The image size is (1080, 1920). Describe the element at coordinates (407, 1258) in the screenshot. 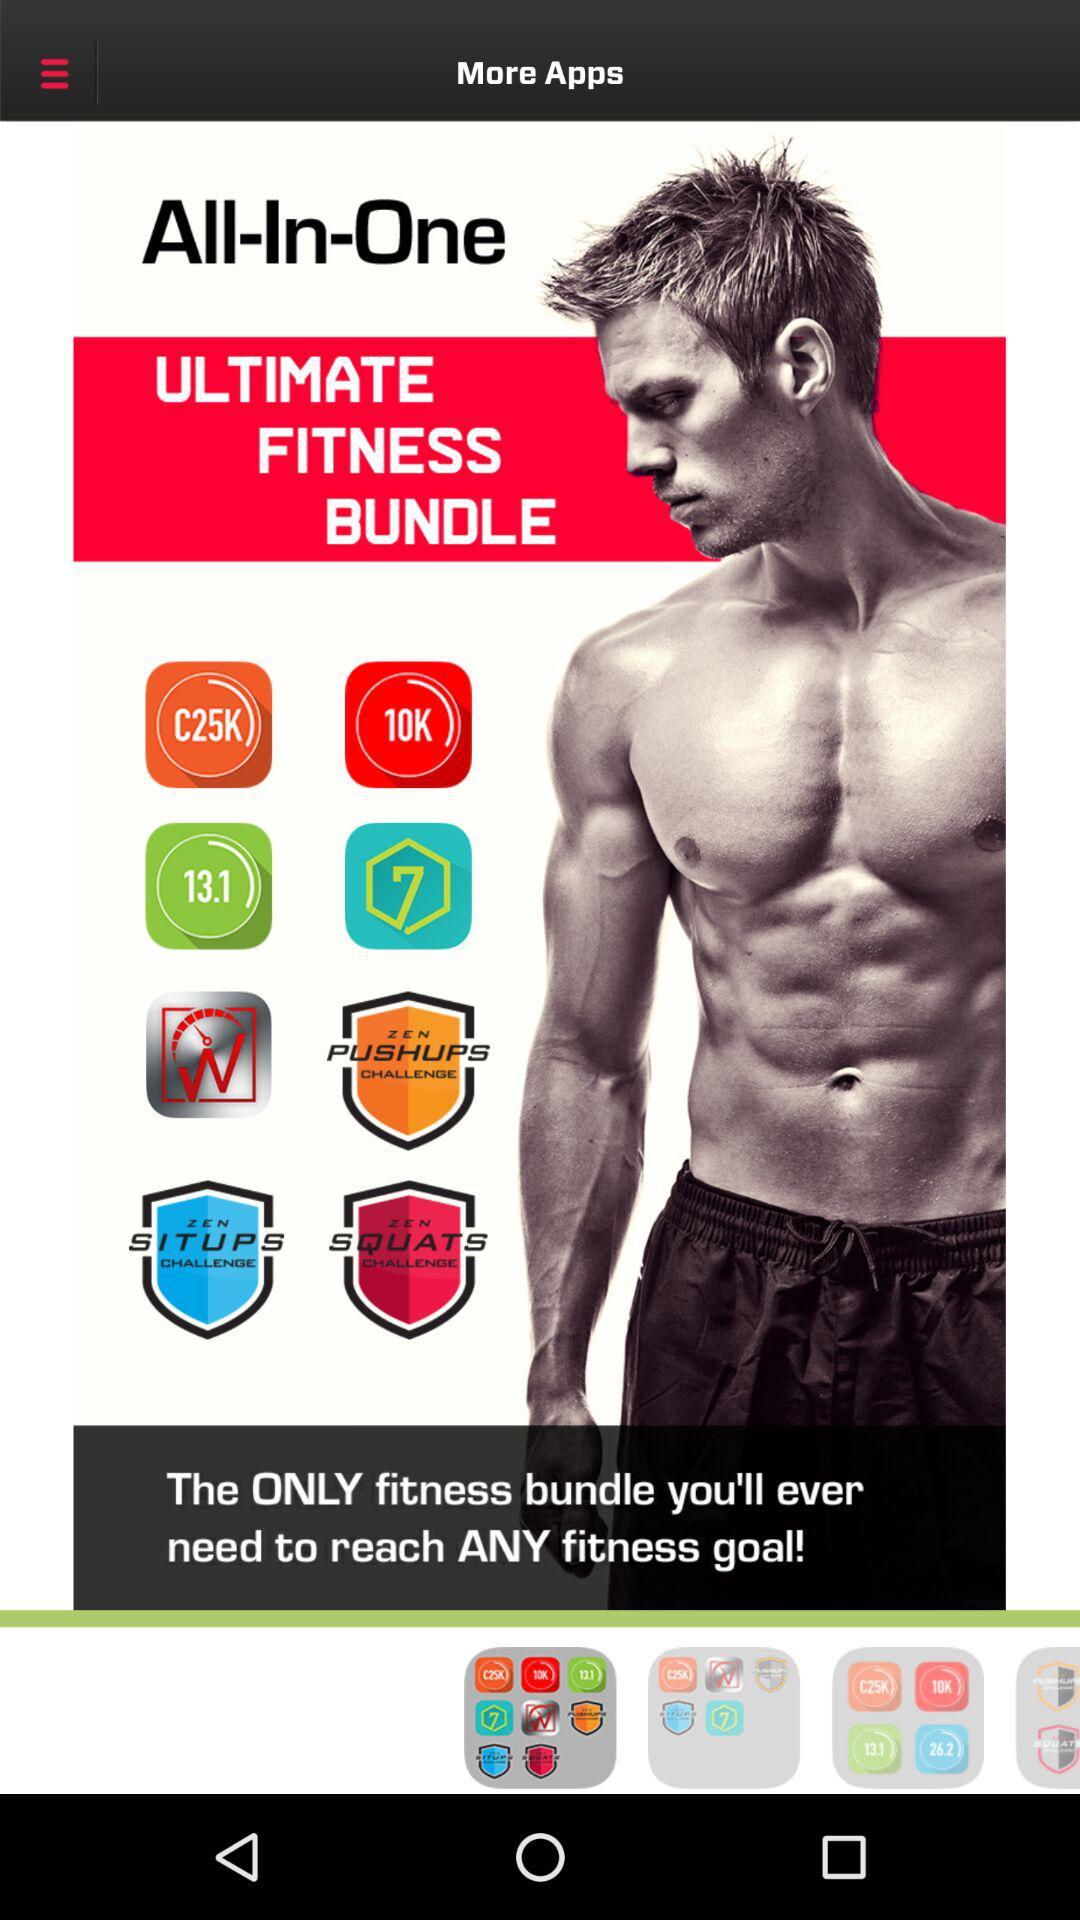

I see `list` at that location.